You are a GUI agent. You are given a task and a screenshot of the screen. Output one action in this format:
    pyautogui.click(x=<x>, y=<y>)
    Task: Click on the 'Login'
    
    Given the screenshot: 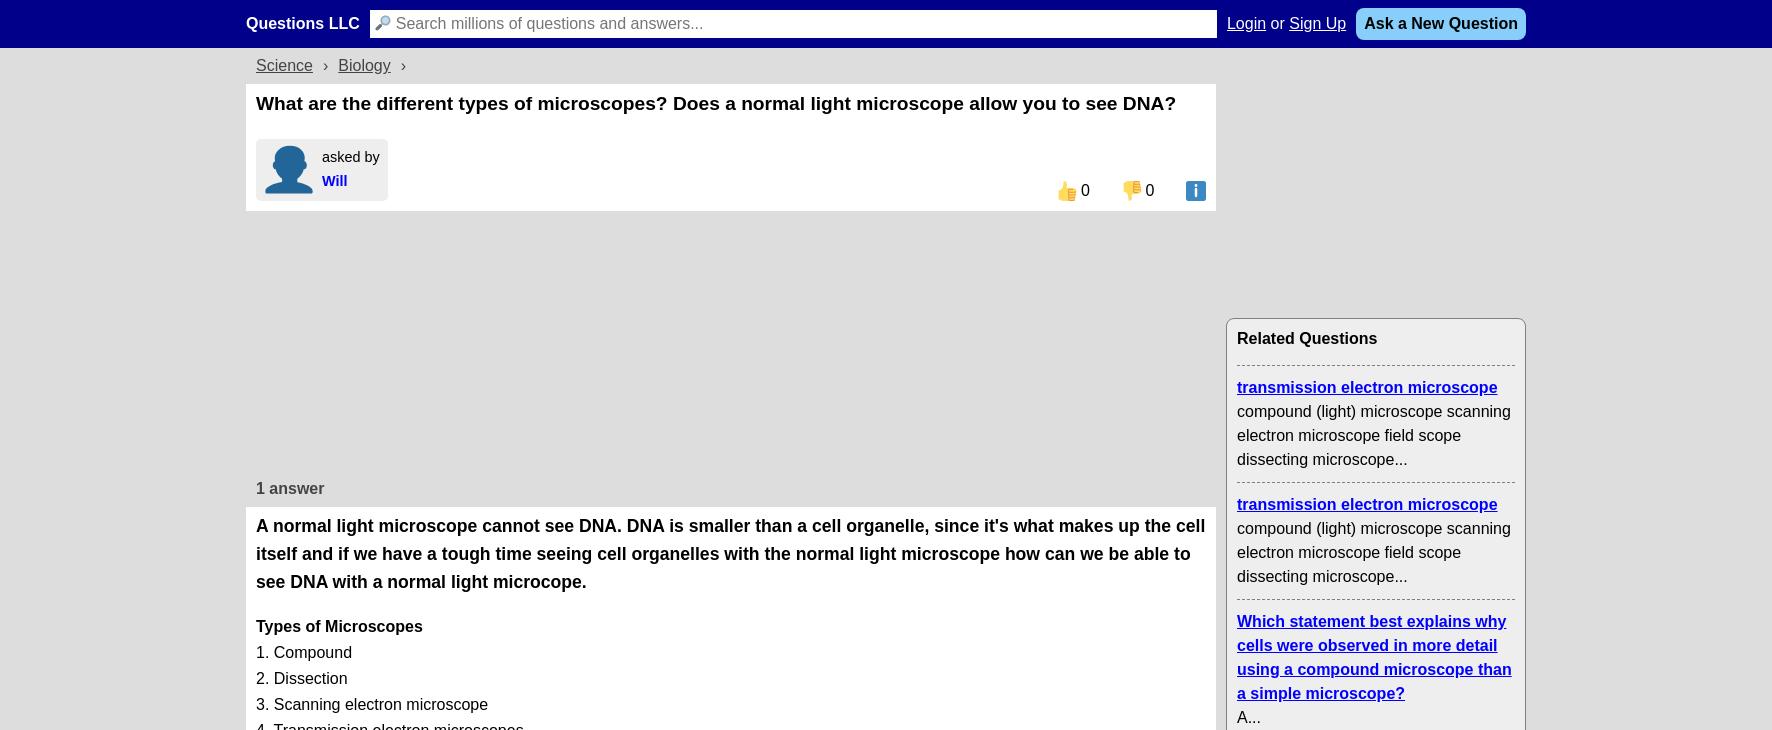 What is the action you would take?
    pyautogui.click(x=1246, y=22)
    